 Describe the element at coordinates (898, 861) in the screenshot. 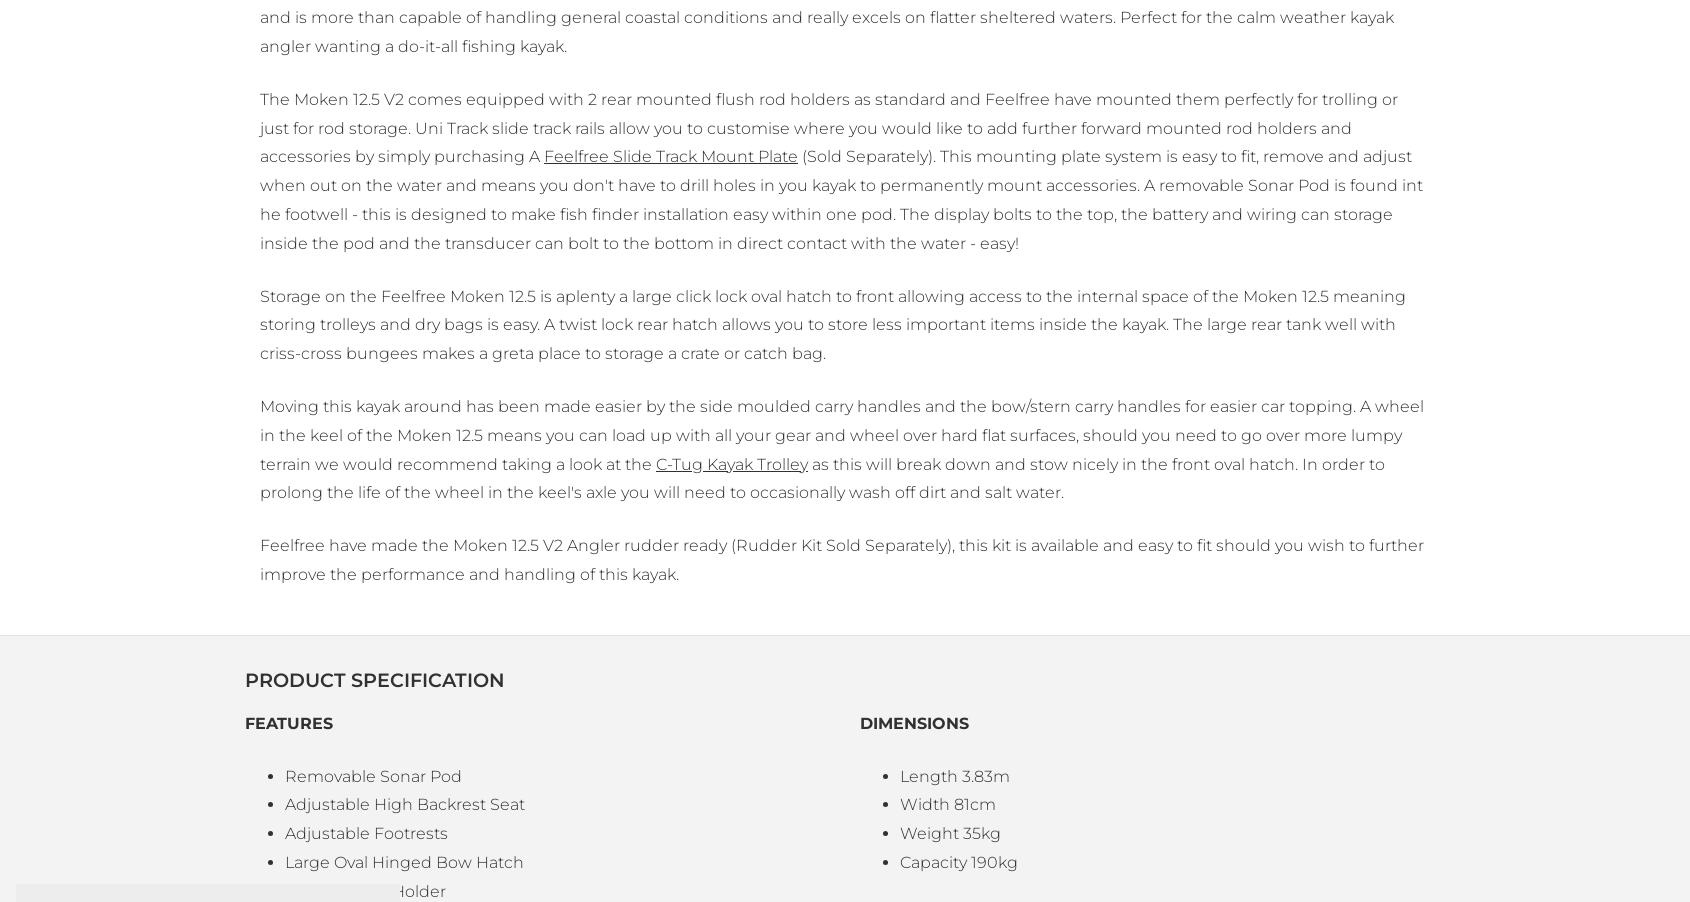

I see `'Capacity 190kg'` at that location.